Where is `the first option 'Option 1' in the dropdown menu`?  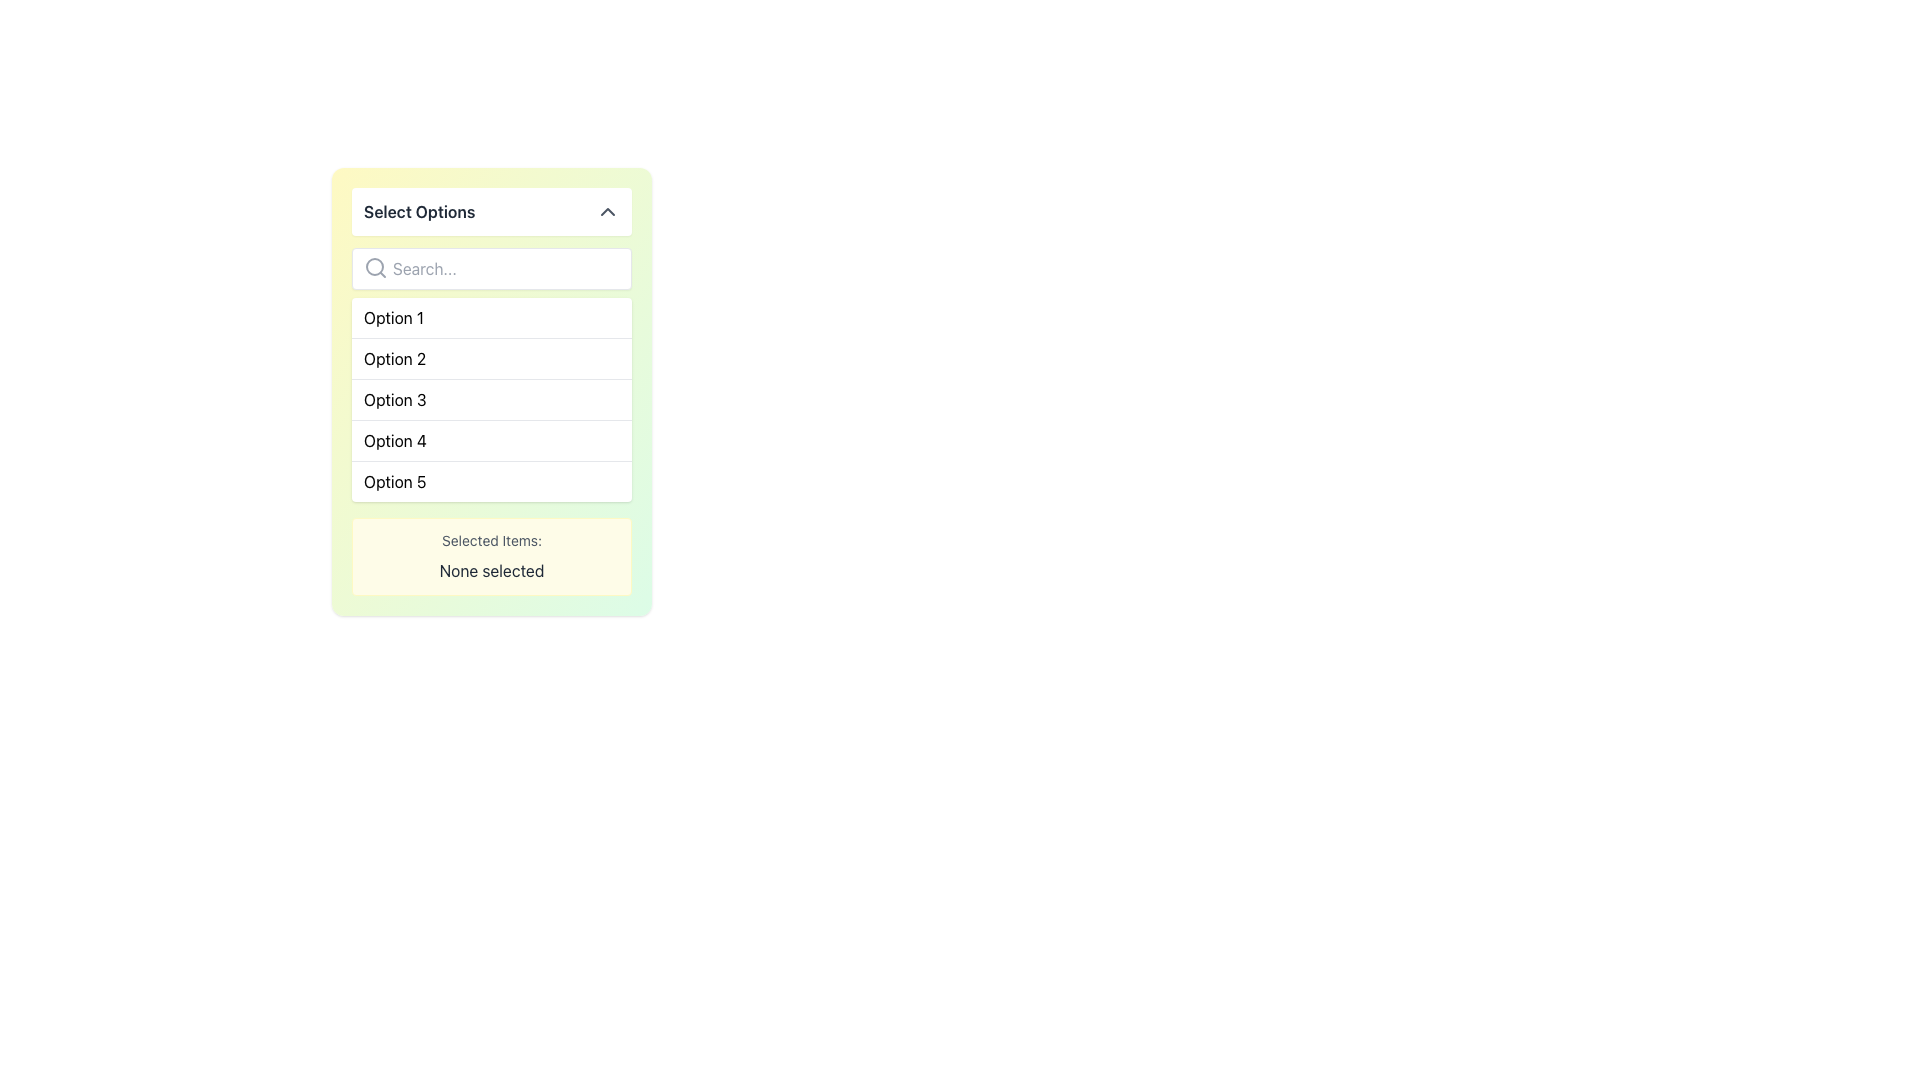 the first option 'Option 1' in the dropdown menu is located at coordinates (393, 316).